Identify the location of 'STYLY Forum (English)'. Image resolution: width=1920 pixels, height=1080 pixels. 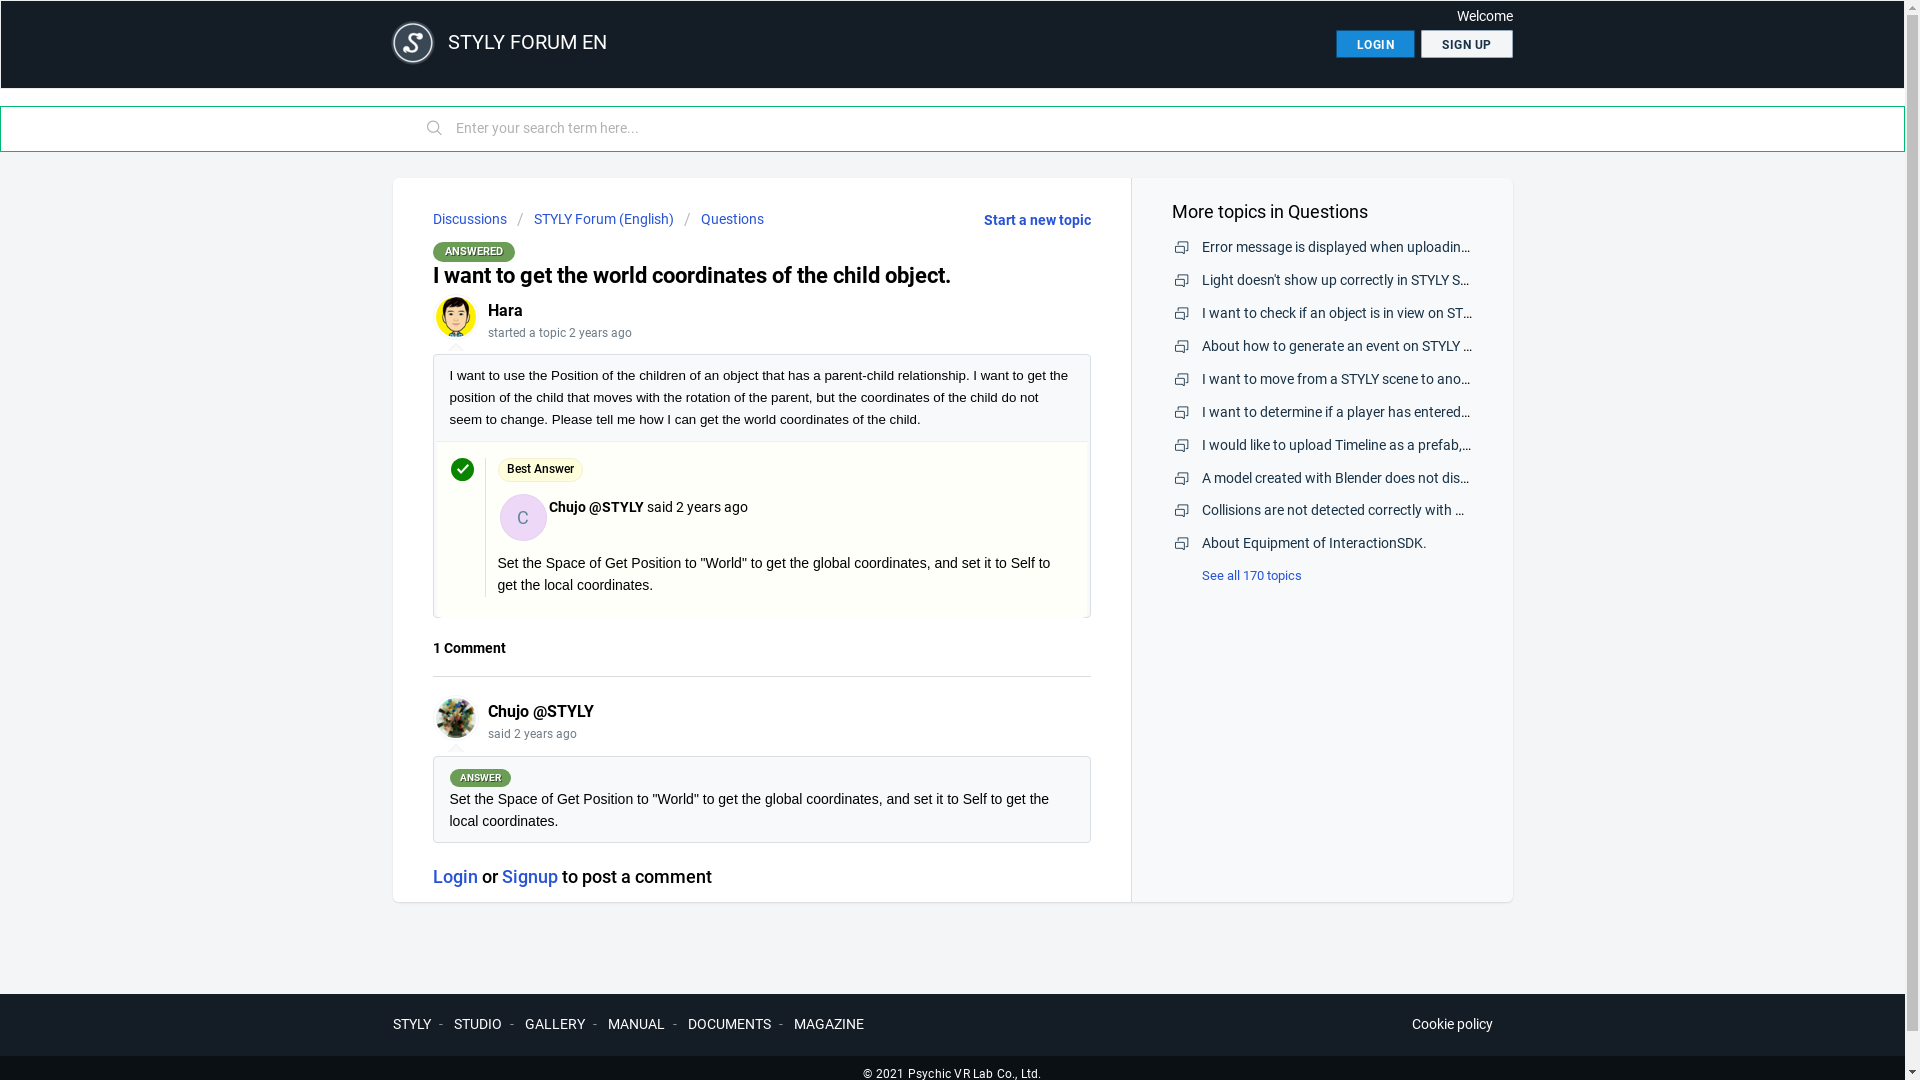
(593, 219).